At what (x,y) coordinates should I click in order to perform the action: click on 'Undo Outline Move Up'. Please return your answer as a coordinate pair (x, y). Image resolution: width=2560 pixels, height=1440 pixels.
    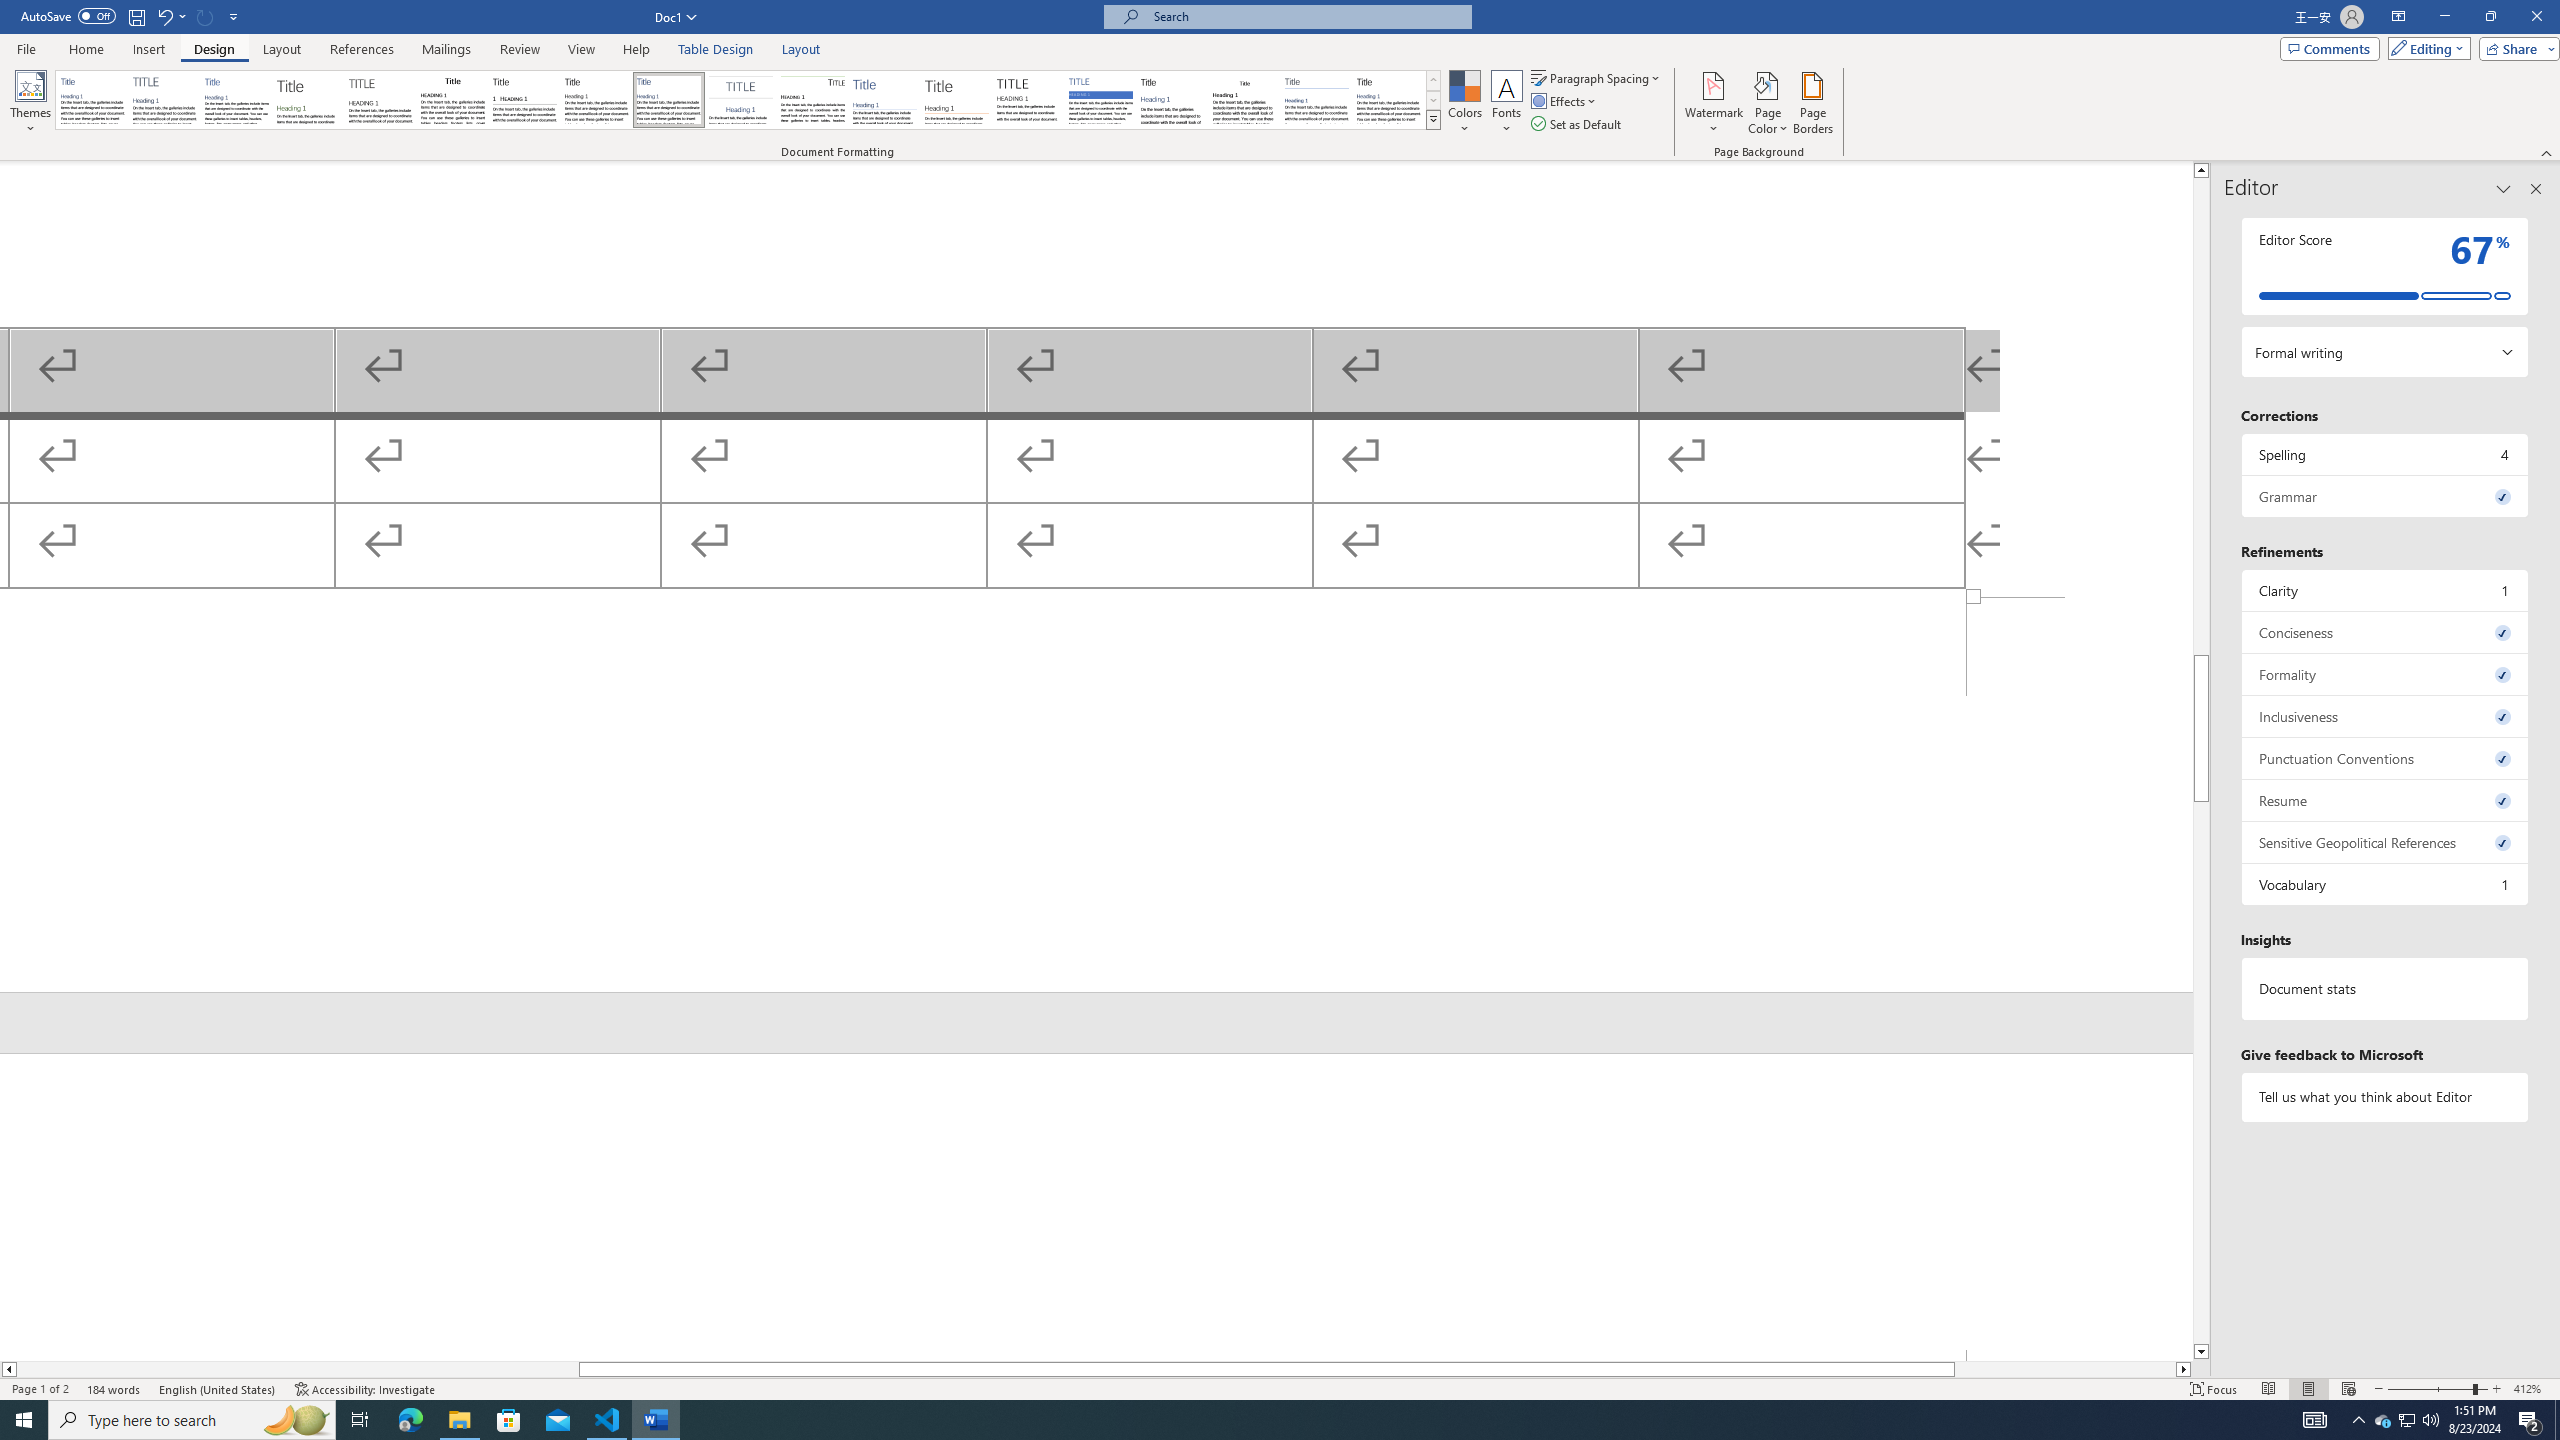
    Looking at the image, I should click on (170, 15).